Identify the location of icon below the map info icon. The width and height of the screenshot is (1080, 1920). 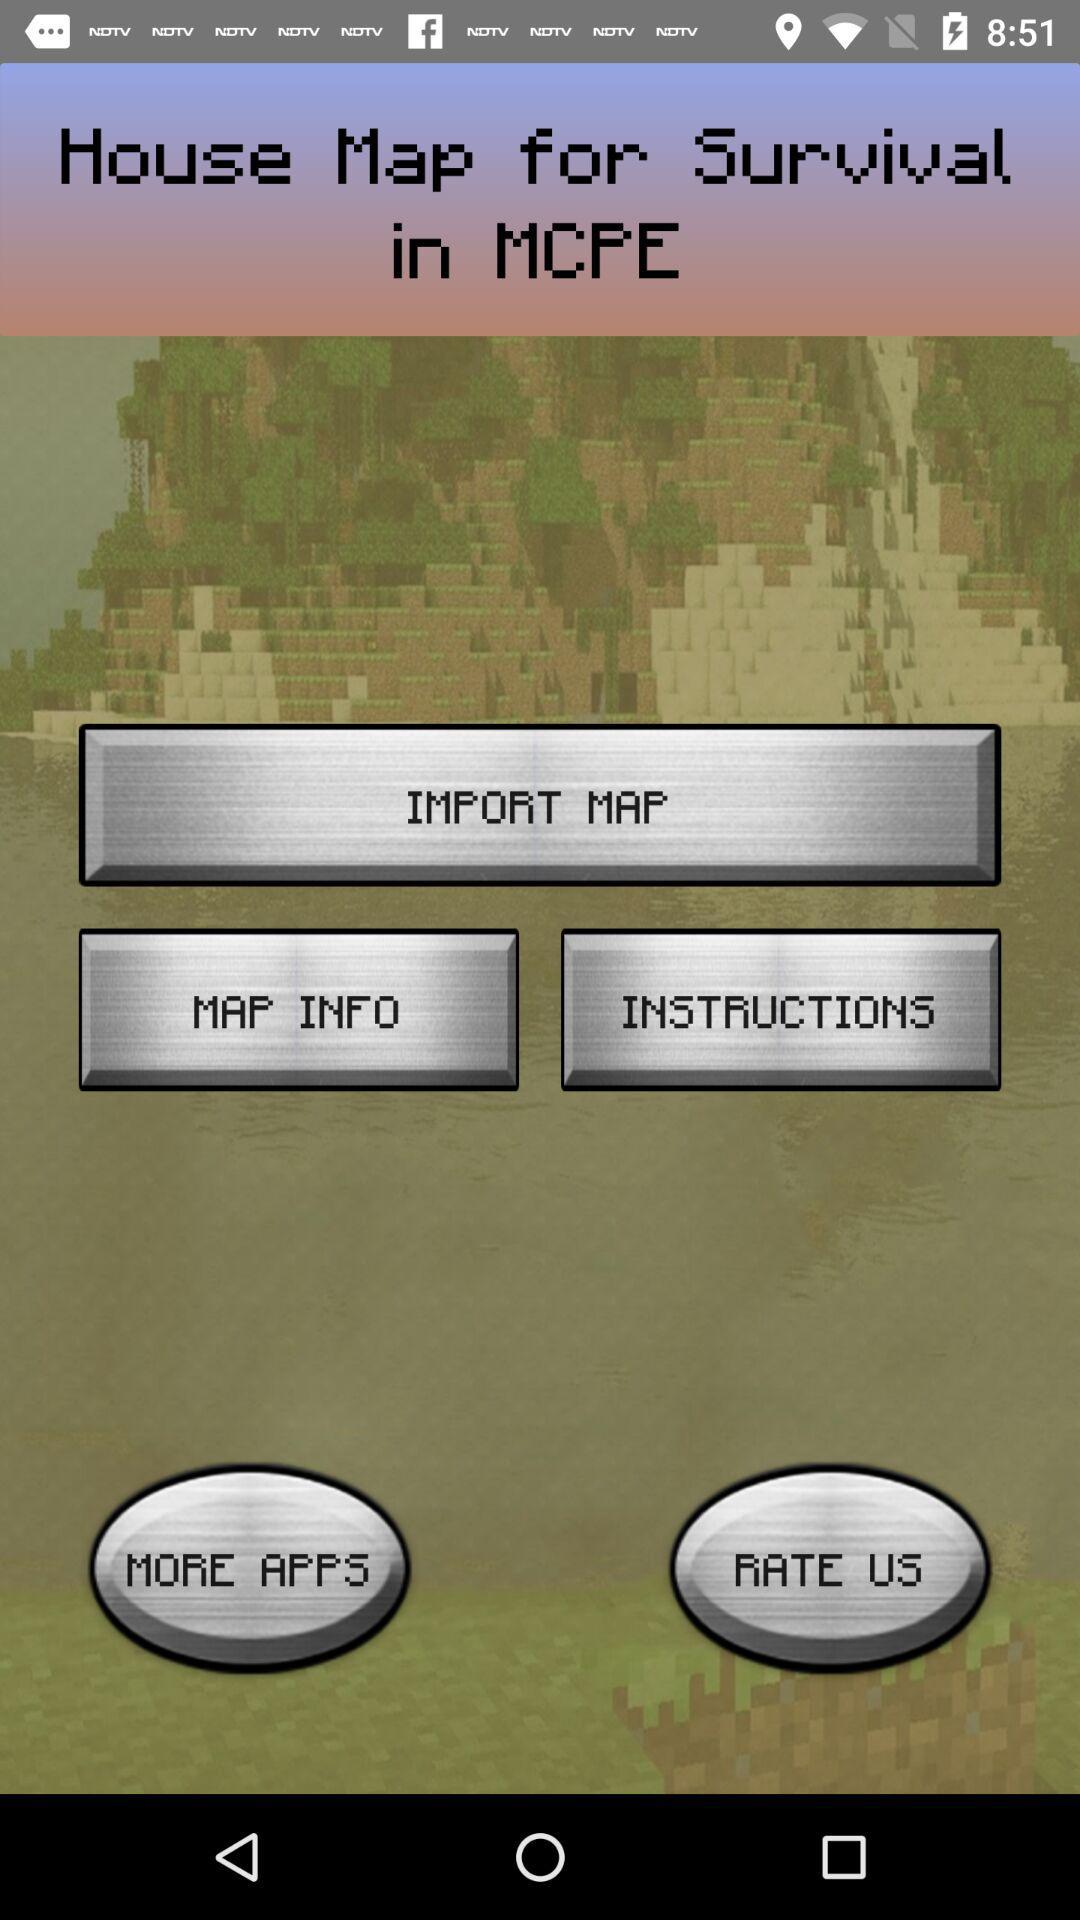
(248, 1567).